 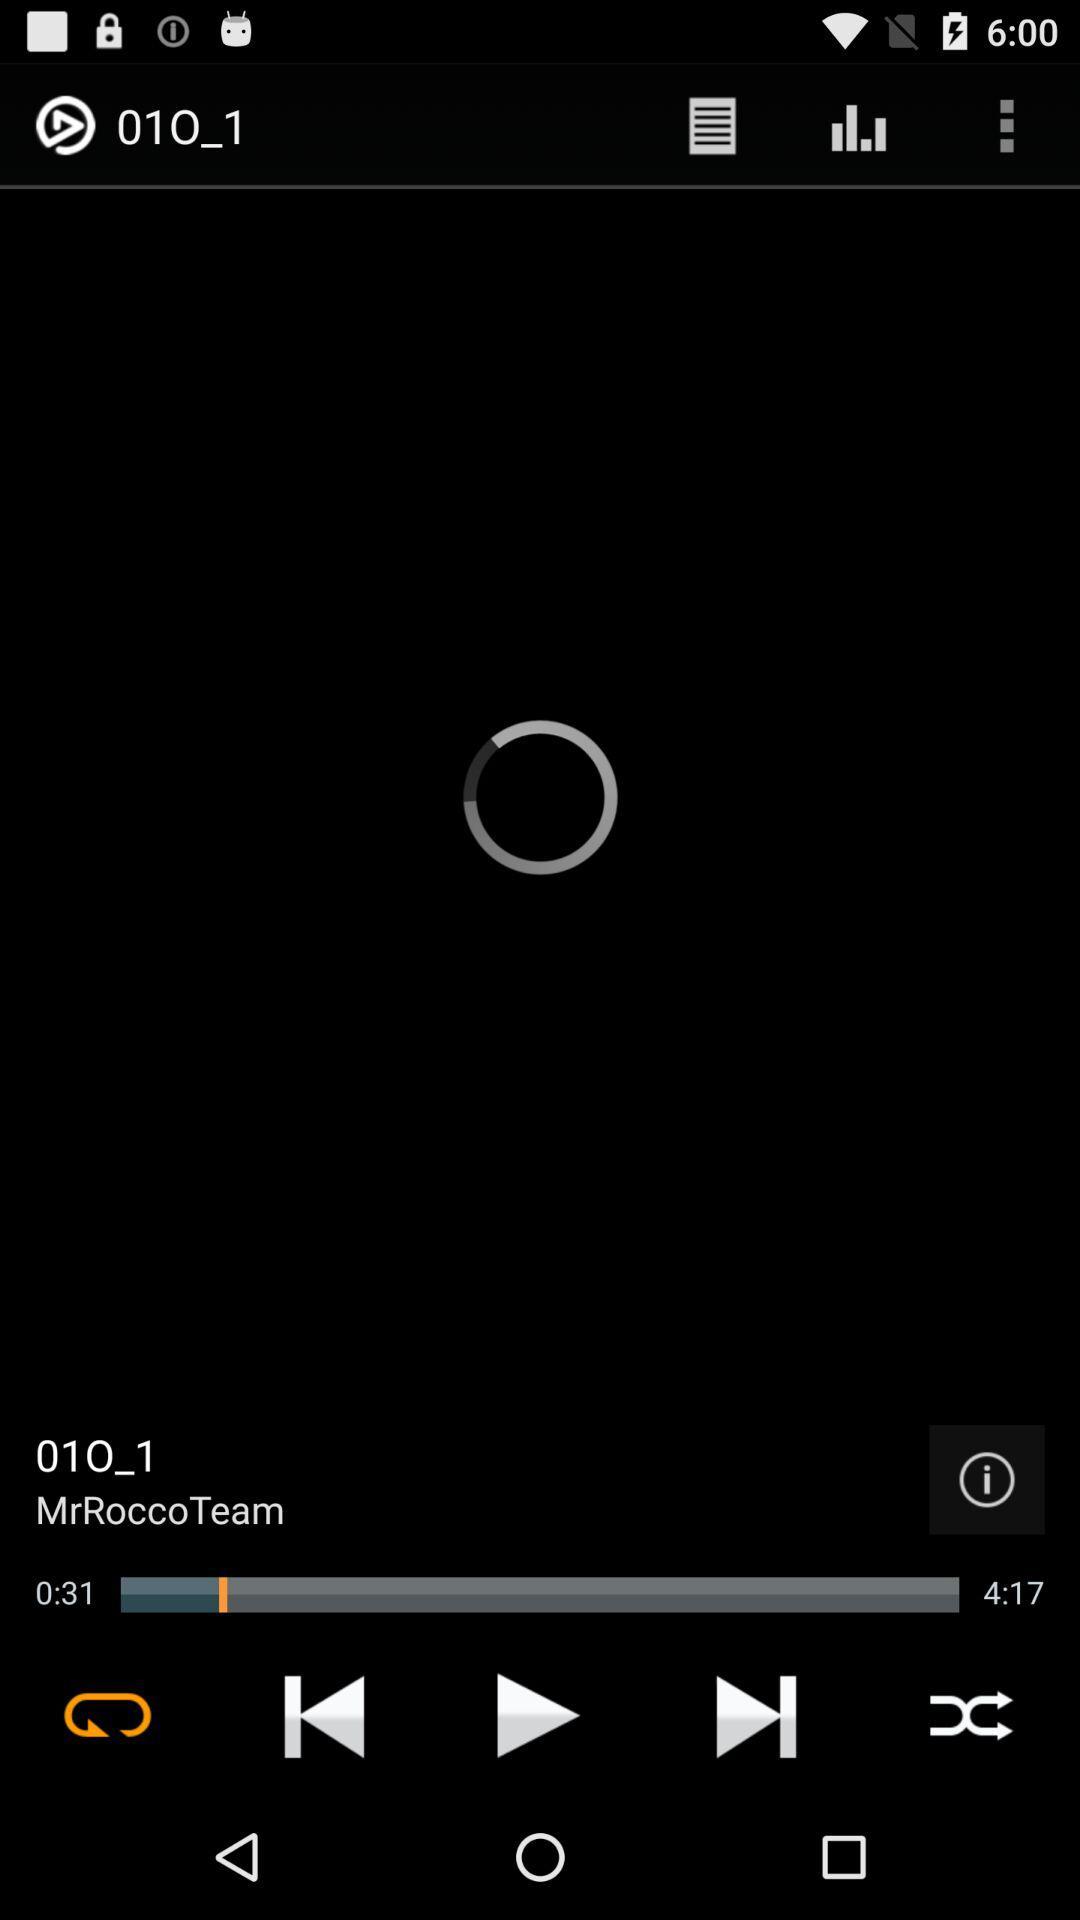 I want to click on the skip_next icon, so click(x=756, y=1835).